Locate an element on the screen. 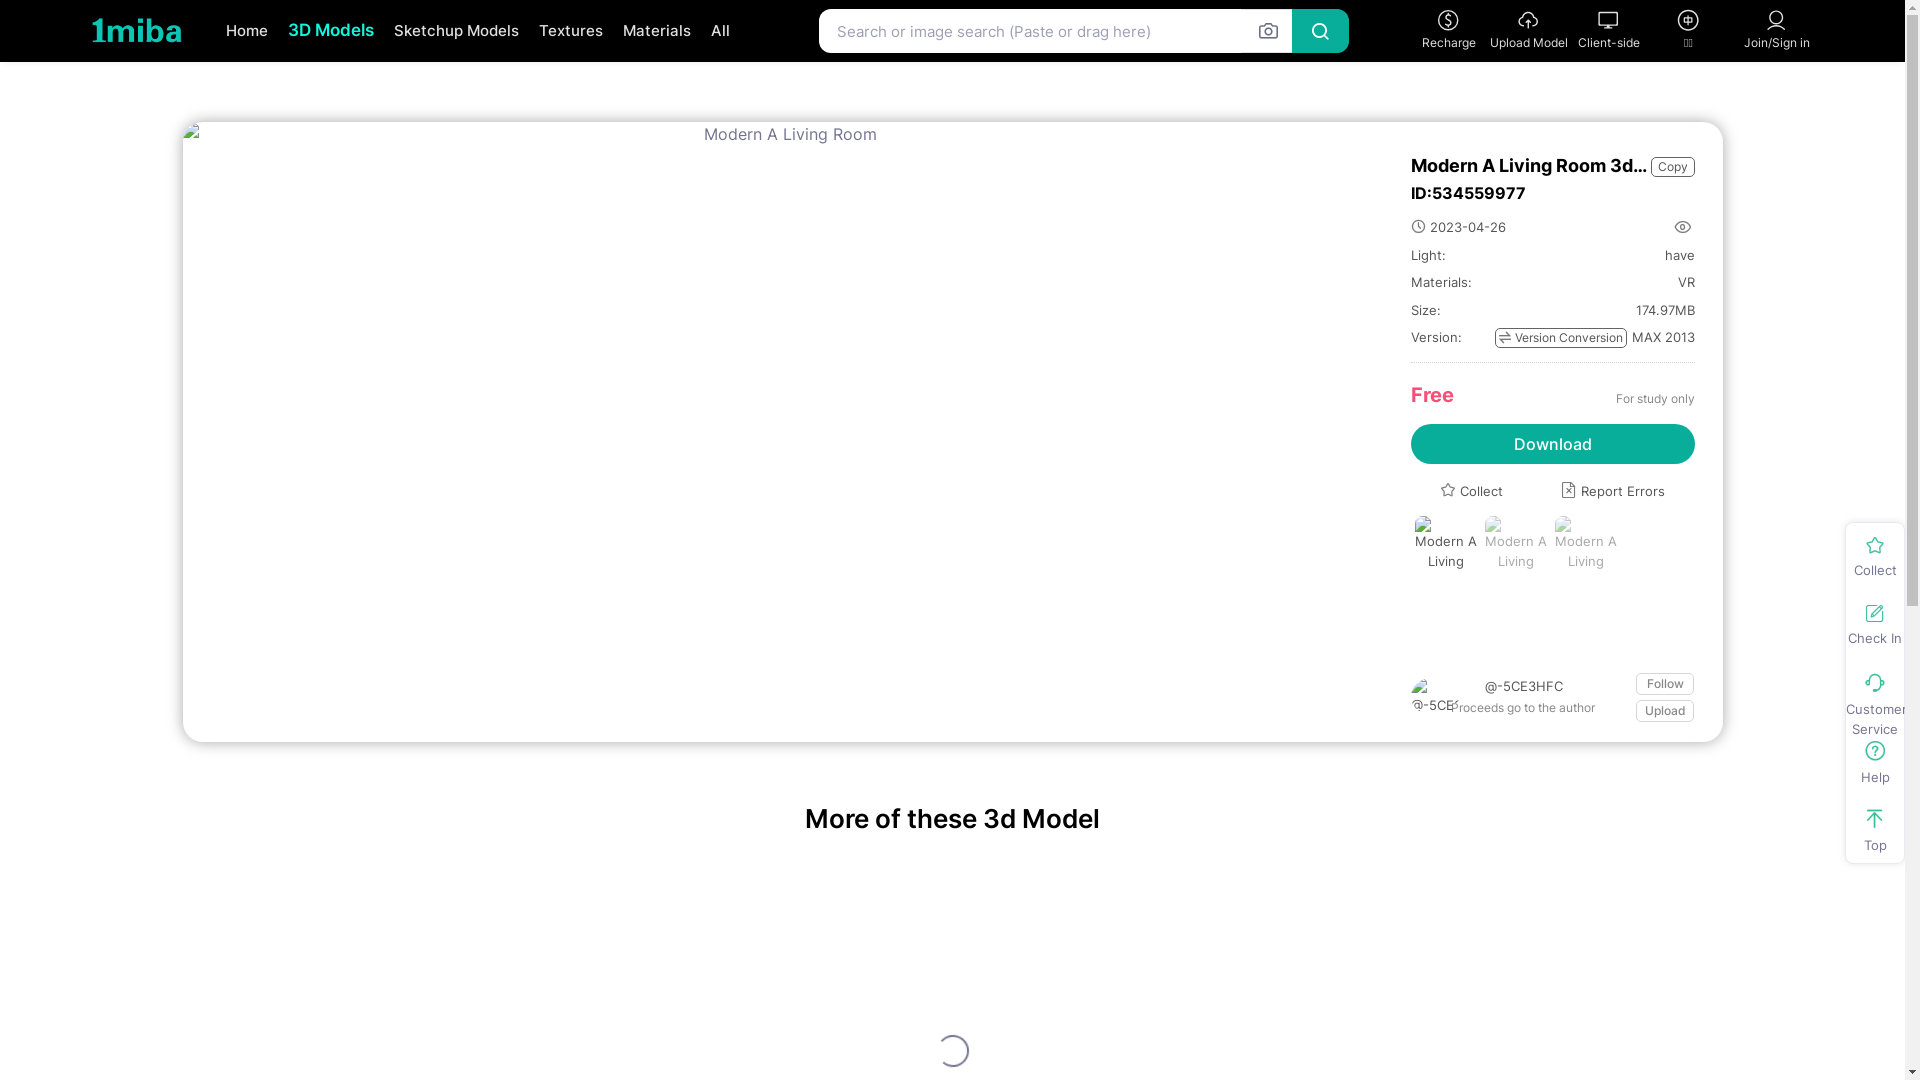 The image size is (1920, 1080). 'Textures' is located at coordinates (569, 31).